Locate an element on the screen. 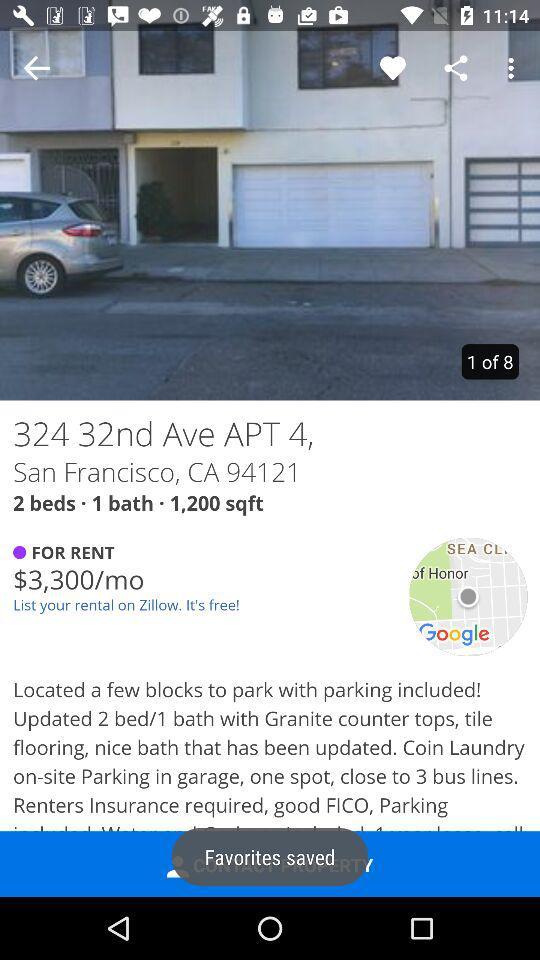  three dot icon in top right corner is located at coordinates (514, 68).